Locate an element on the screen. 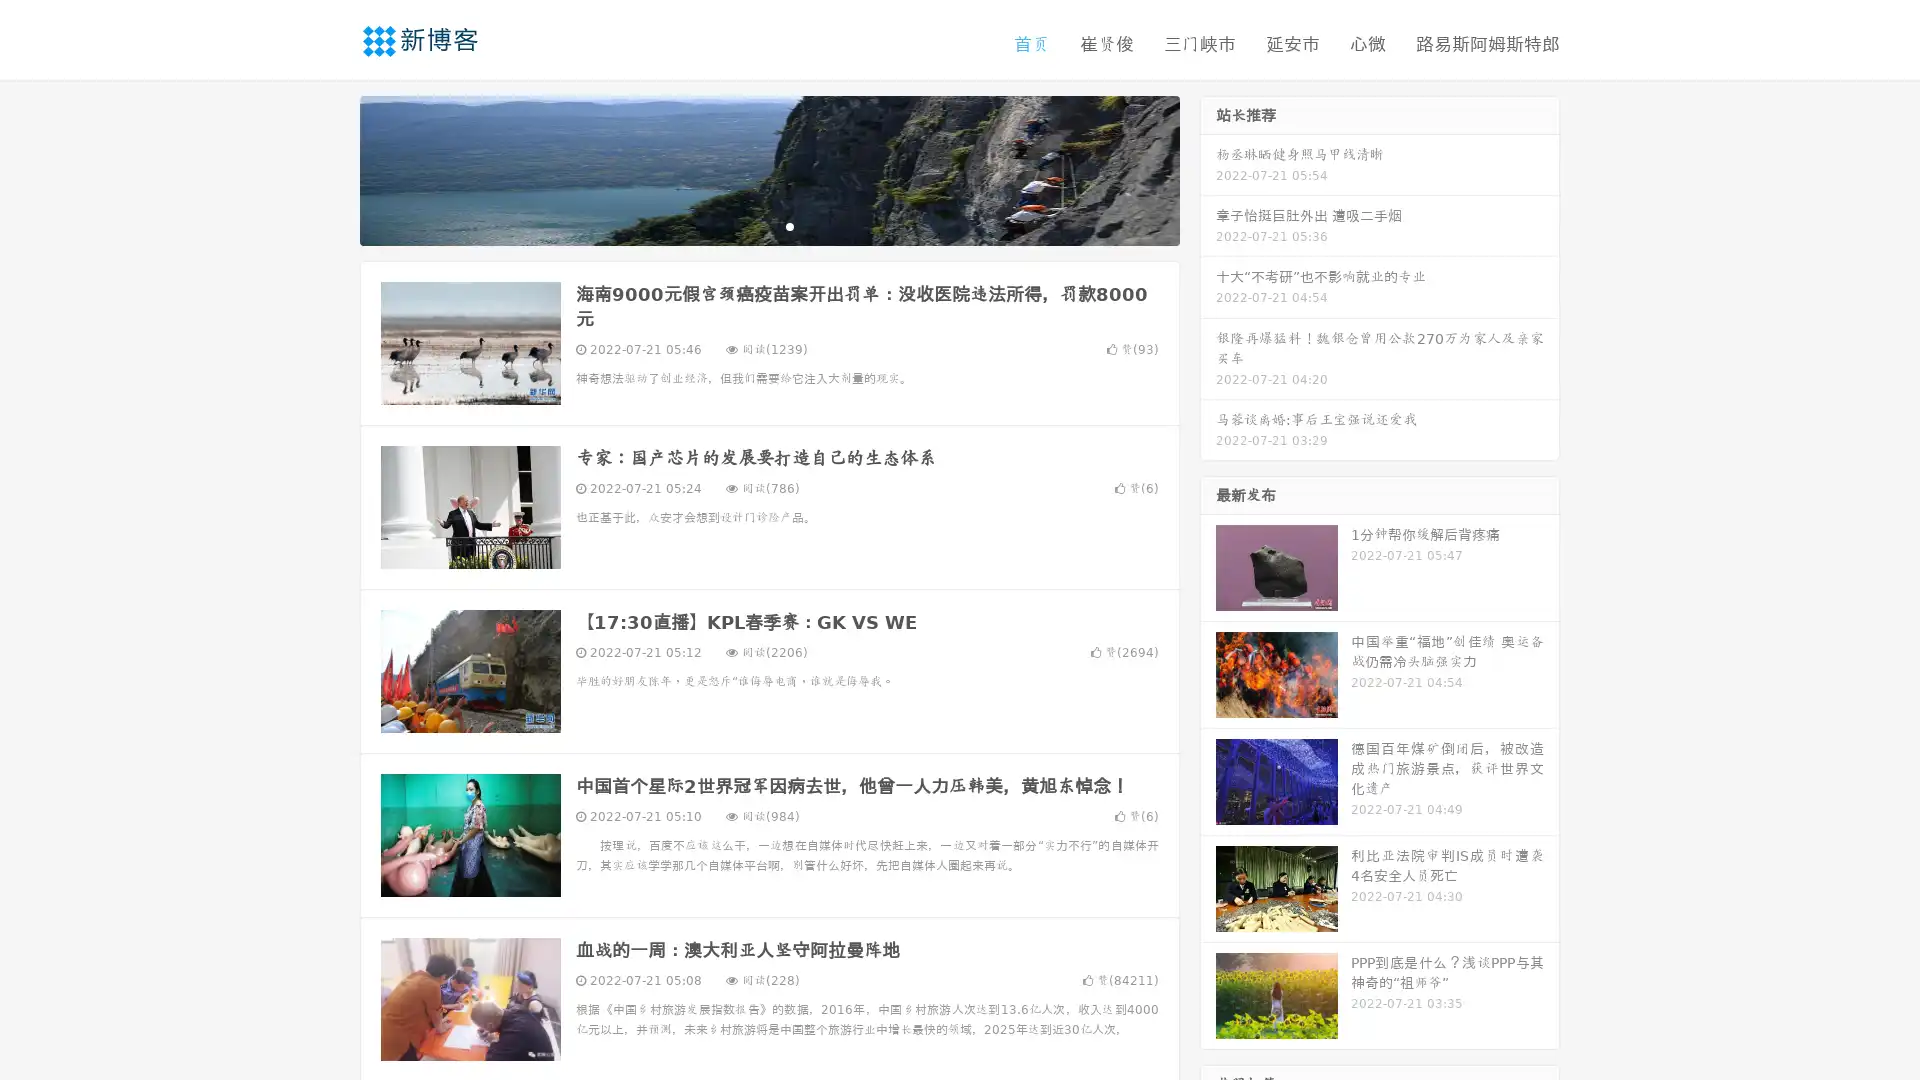 The image size is (1920, 1080). Go to slide 3 is located at coordinates (789, 225).